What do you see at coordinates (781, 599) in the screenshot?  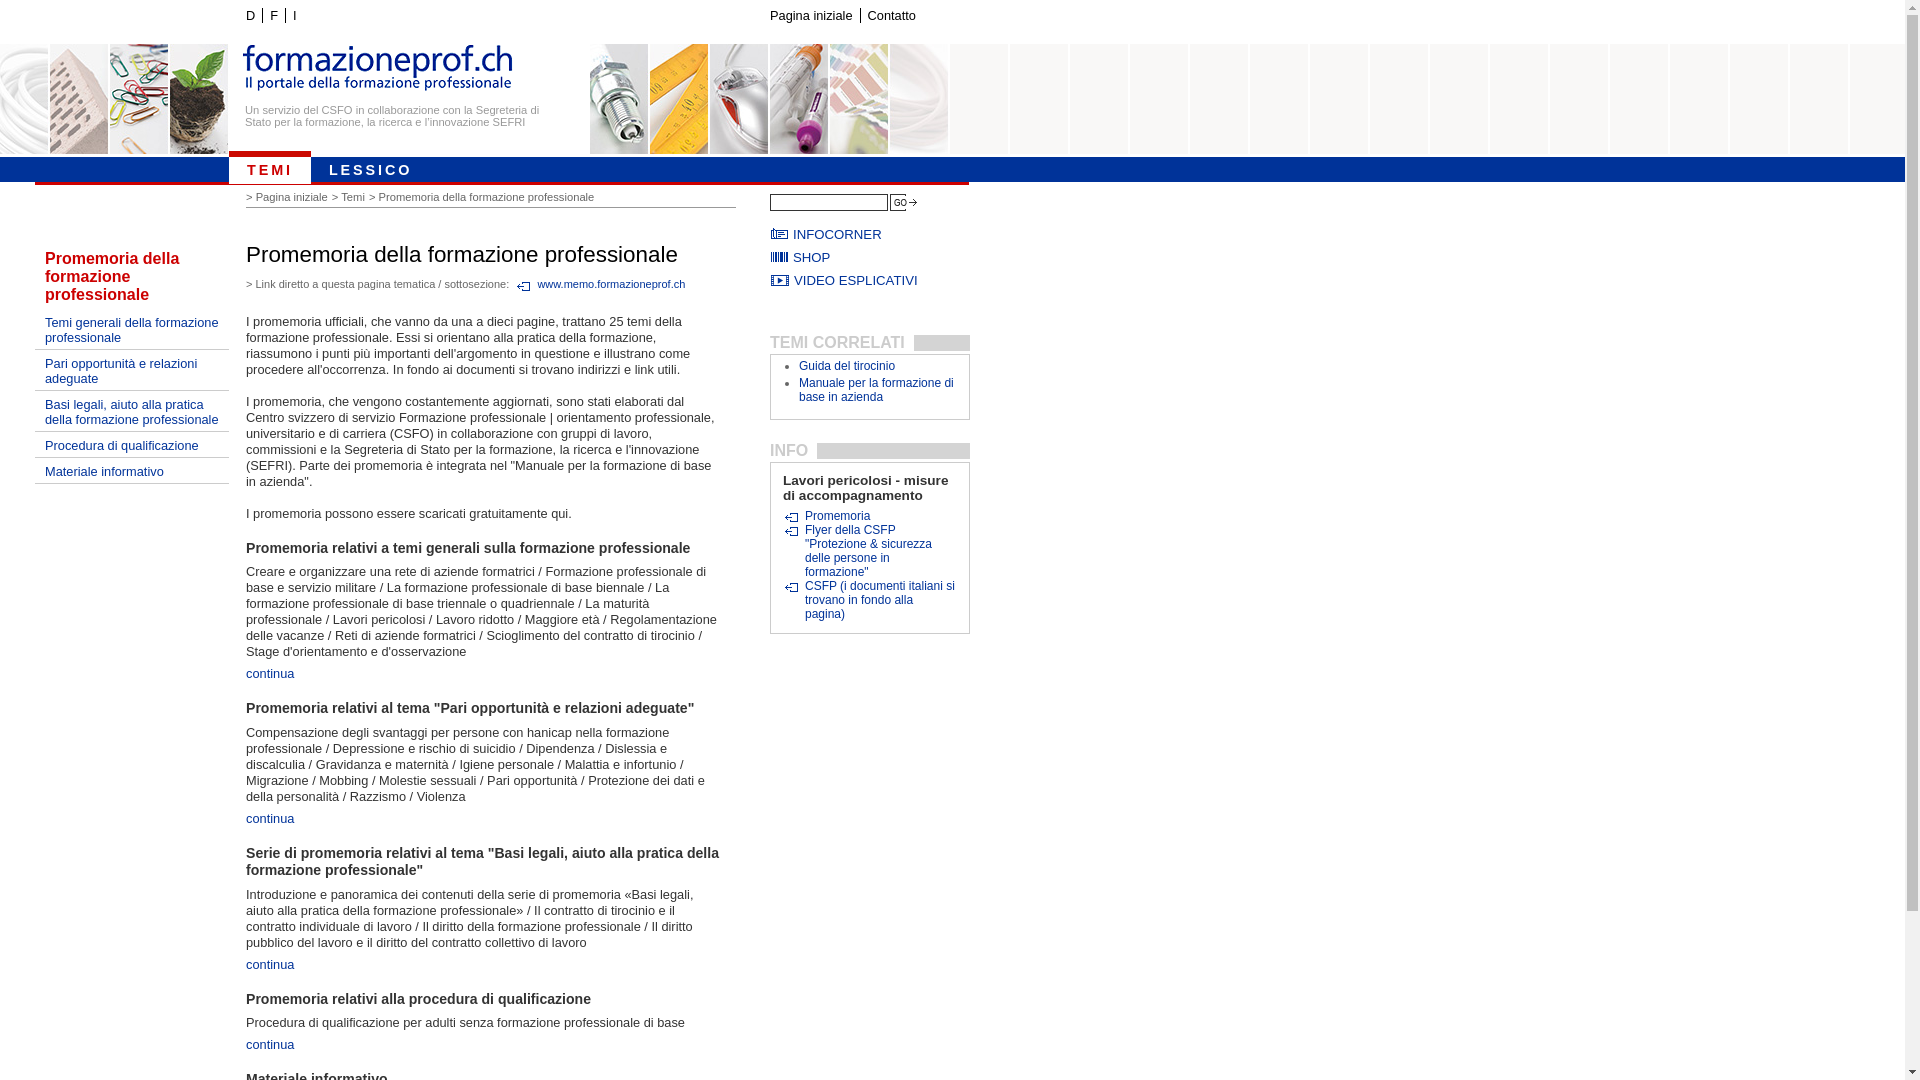 I see `'CSFP (i documenti italiani si trovano in fondo alla pagina)'` at bounding box center [781, 599].